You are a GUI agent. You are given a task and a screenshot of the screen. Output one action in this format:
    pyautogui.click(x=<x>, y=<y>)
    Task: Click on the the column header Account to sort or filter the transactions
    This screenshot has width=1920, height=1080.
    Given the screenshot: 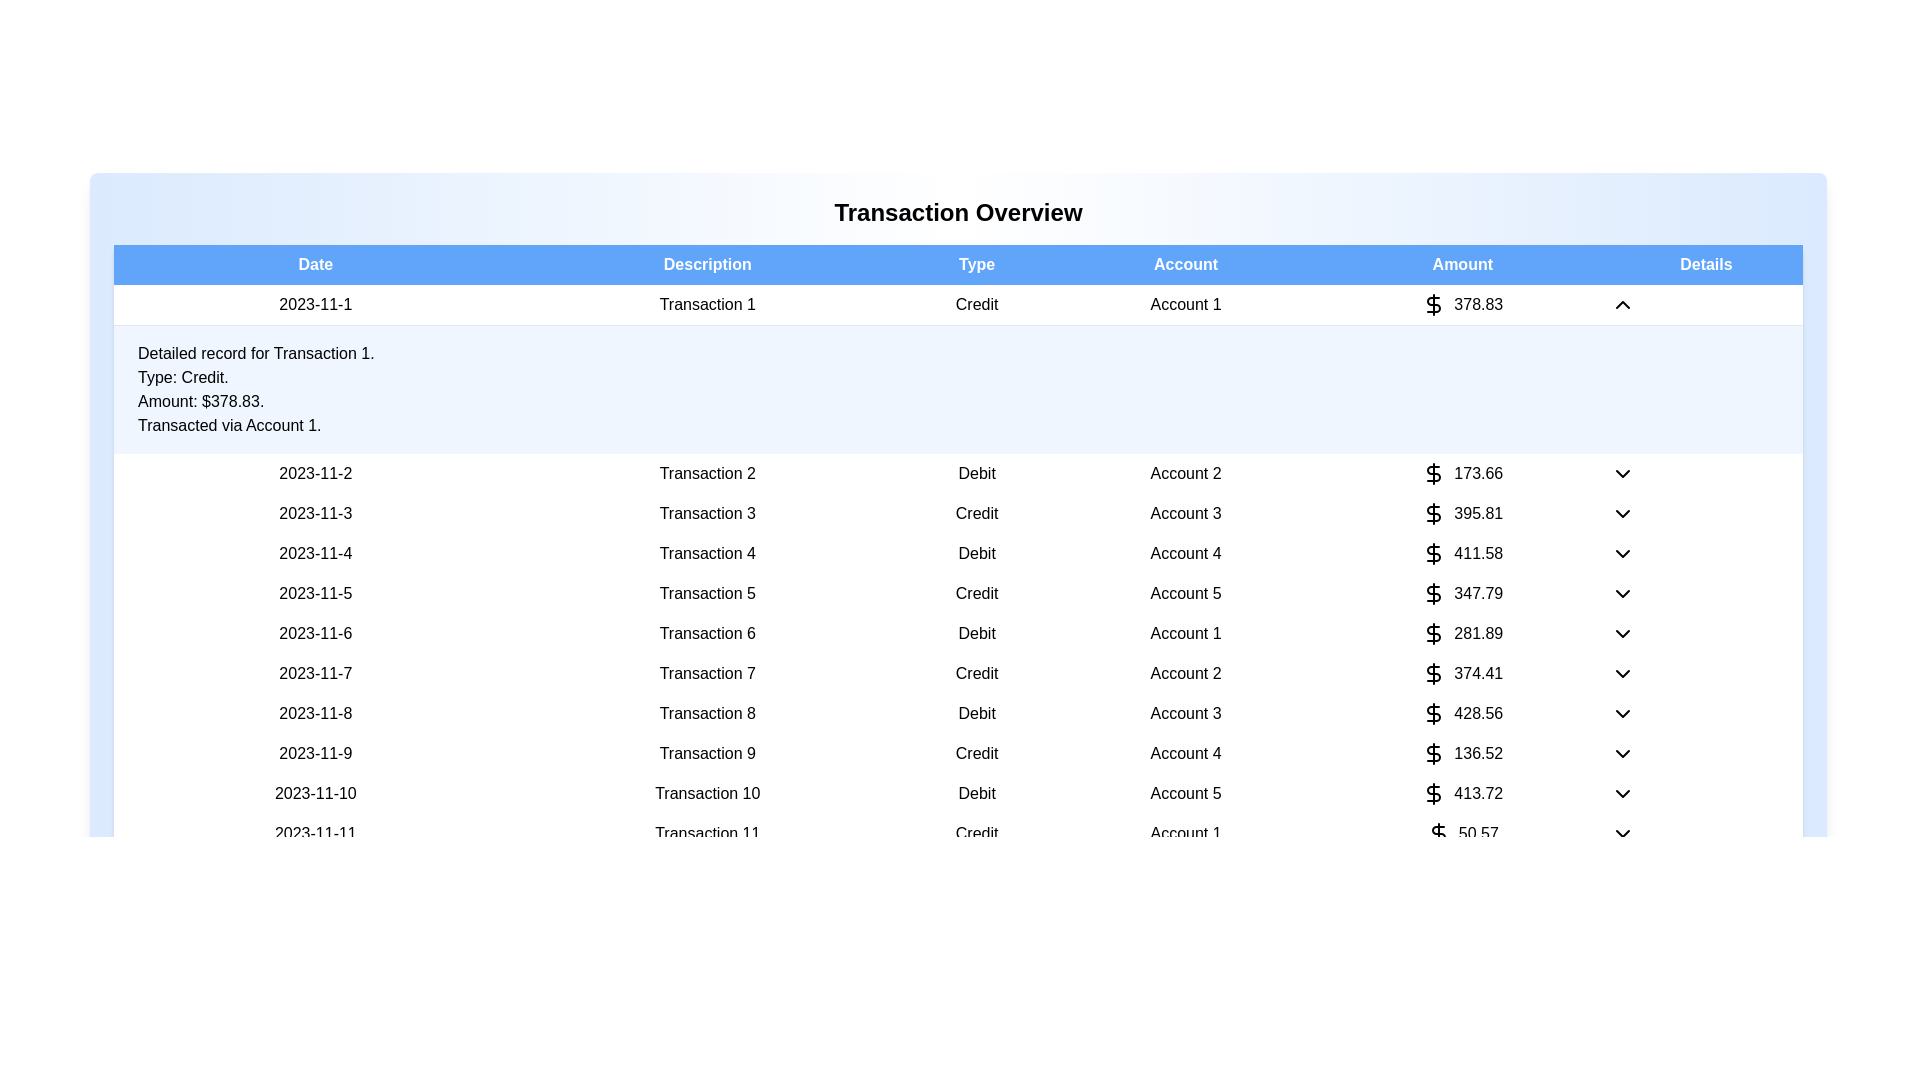 What is the action you would take?
    pyautogui.click(x=1185, y=264)
    